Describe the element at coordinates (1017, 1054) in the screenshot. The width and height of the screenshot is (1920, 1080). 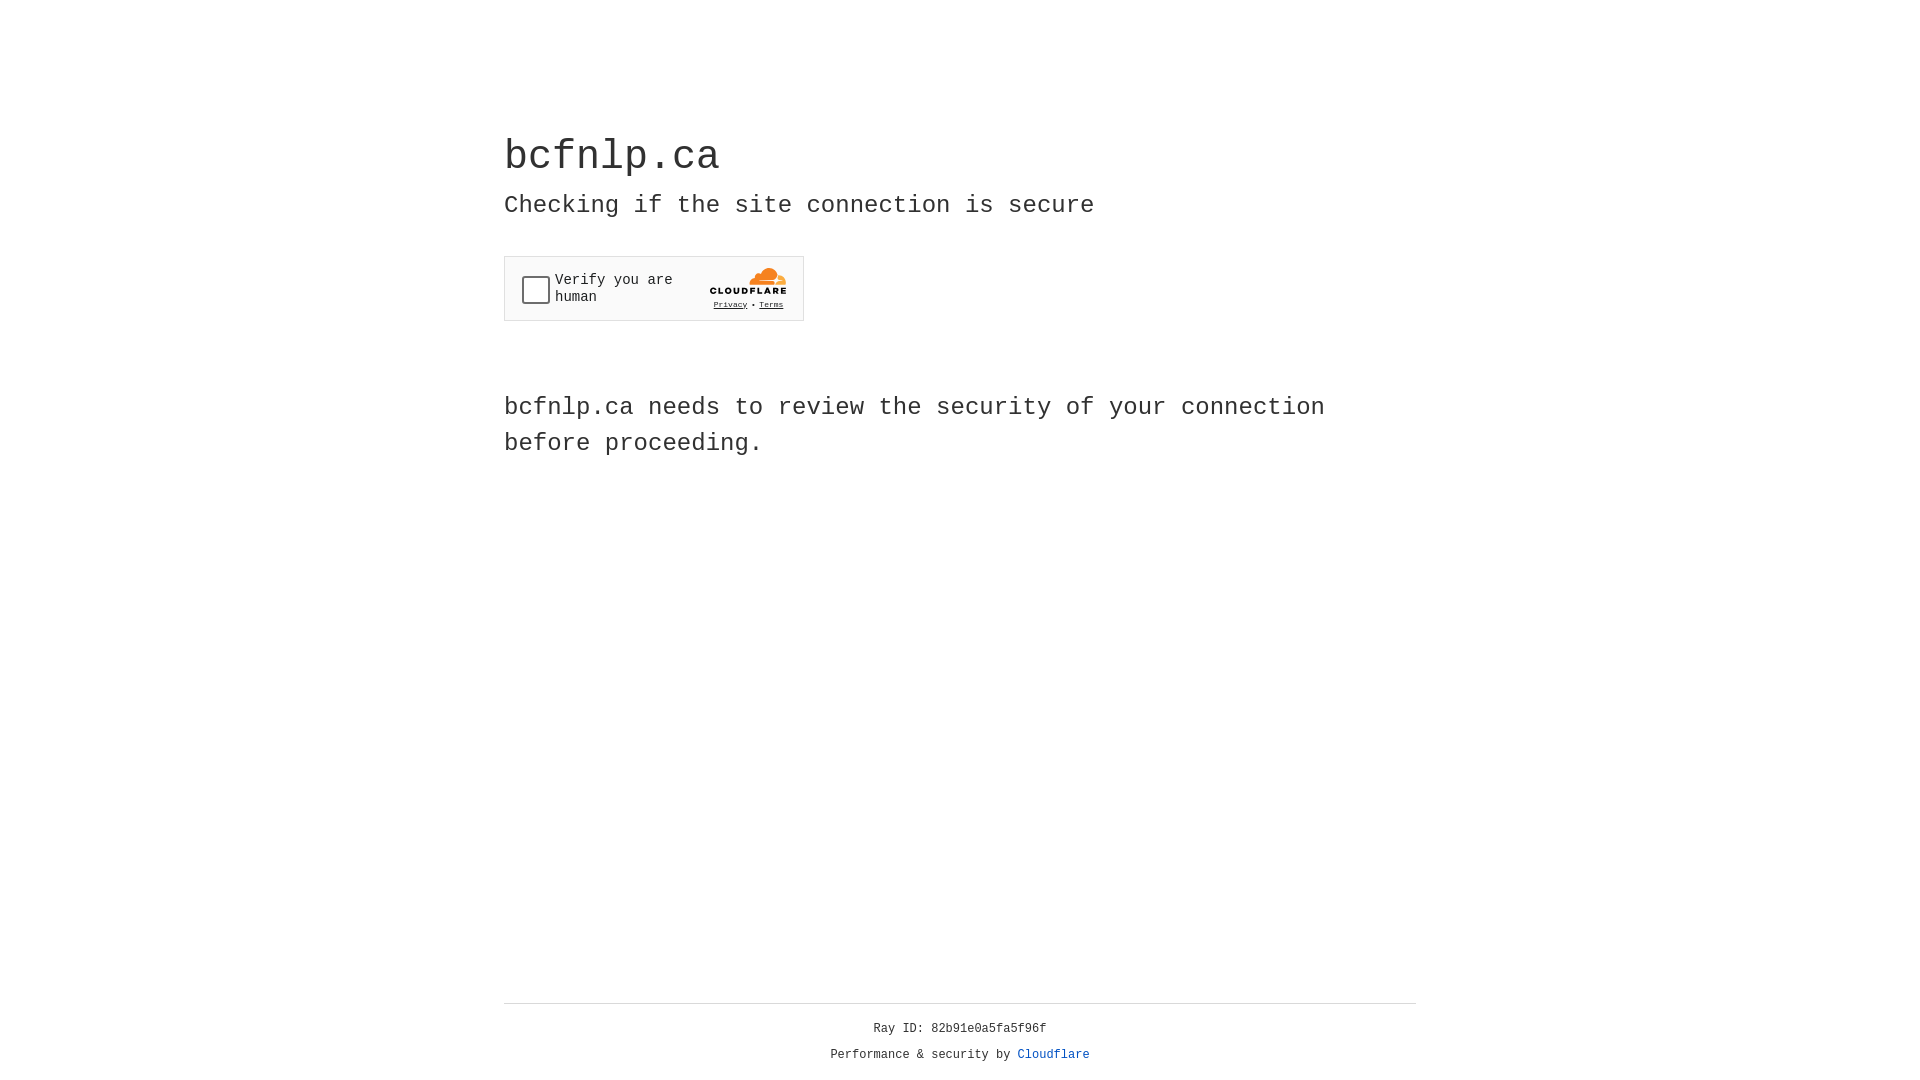
I see `'Cloudflare'` at that location.